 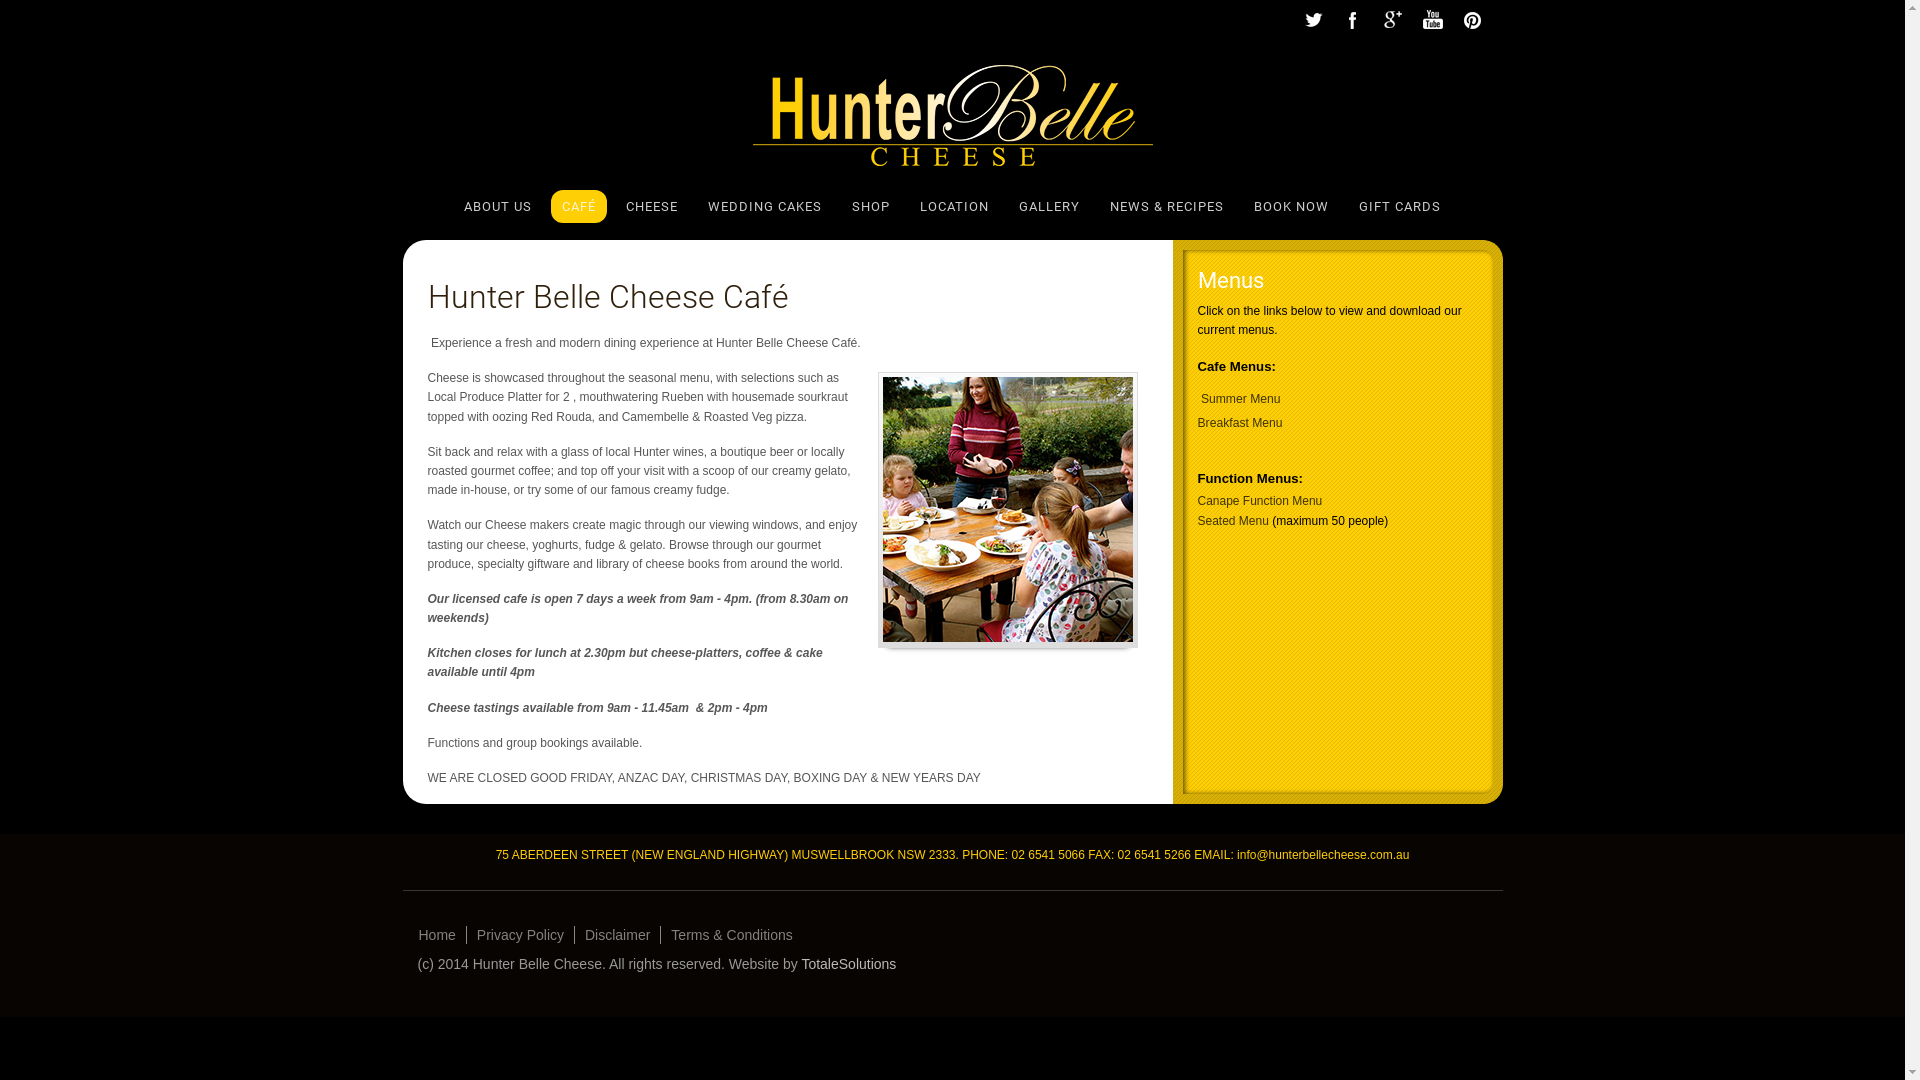 I want to click on 'Google+', so click(x=1391, y=20).